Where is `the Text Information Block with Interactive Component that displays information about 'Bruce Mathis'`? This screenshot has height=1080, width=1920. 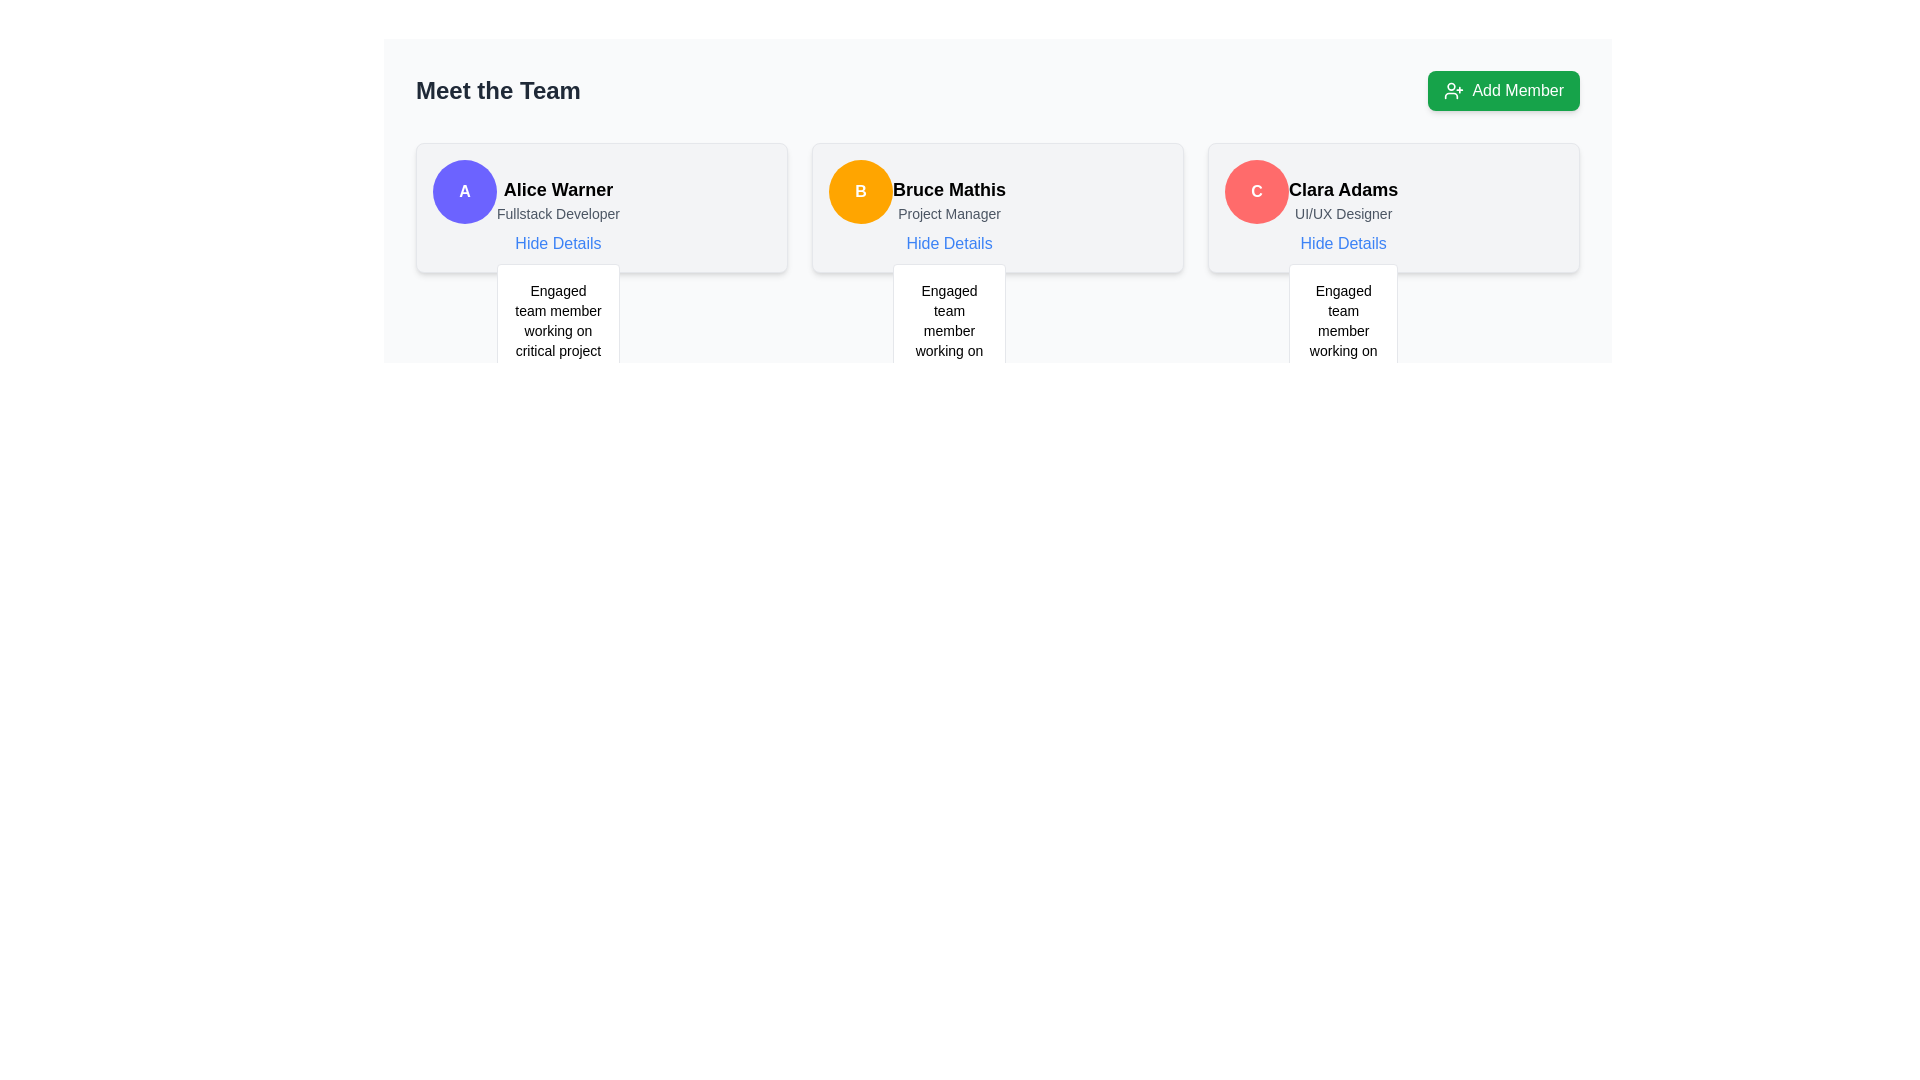 the Text Information Block with Interactive Component that displays information about 'Bruce Mathis' is located at coordinates (948, 216).